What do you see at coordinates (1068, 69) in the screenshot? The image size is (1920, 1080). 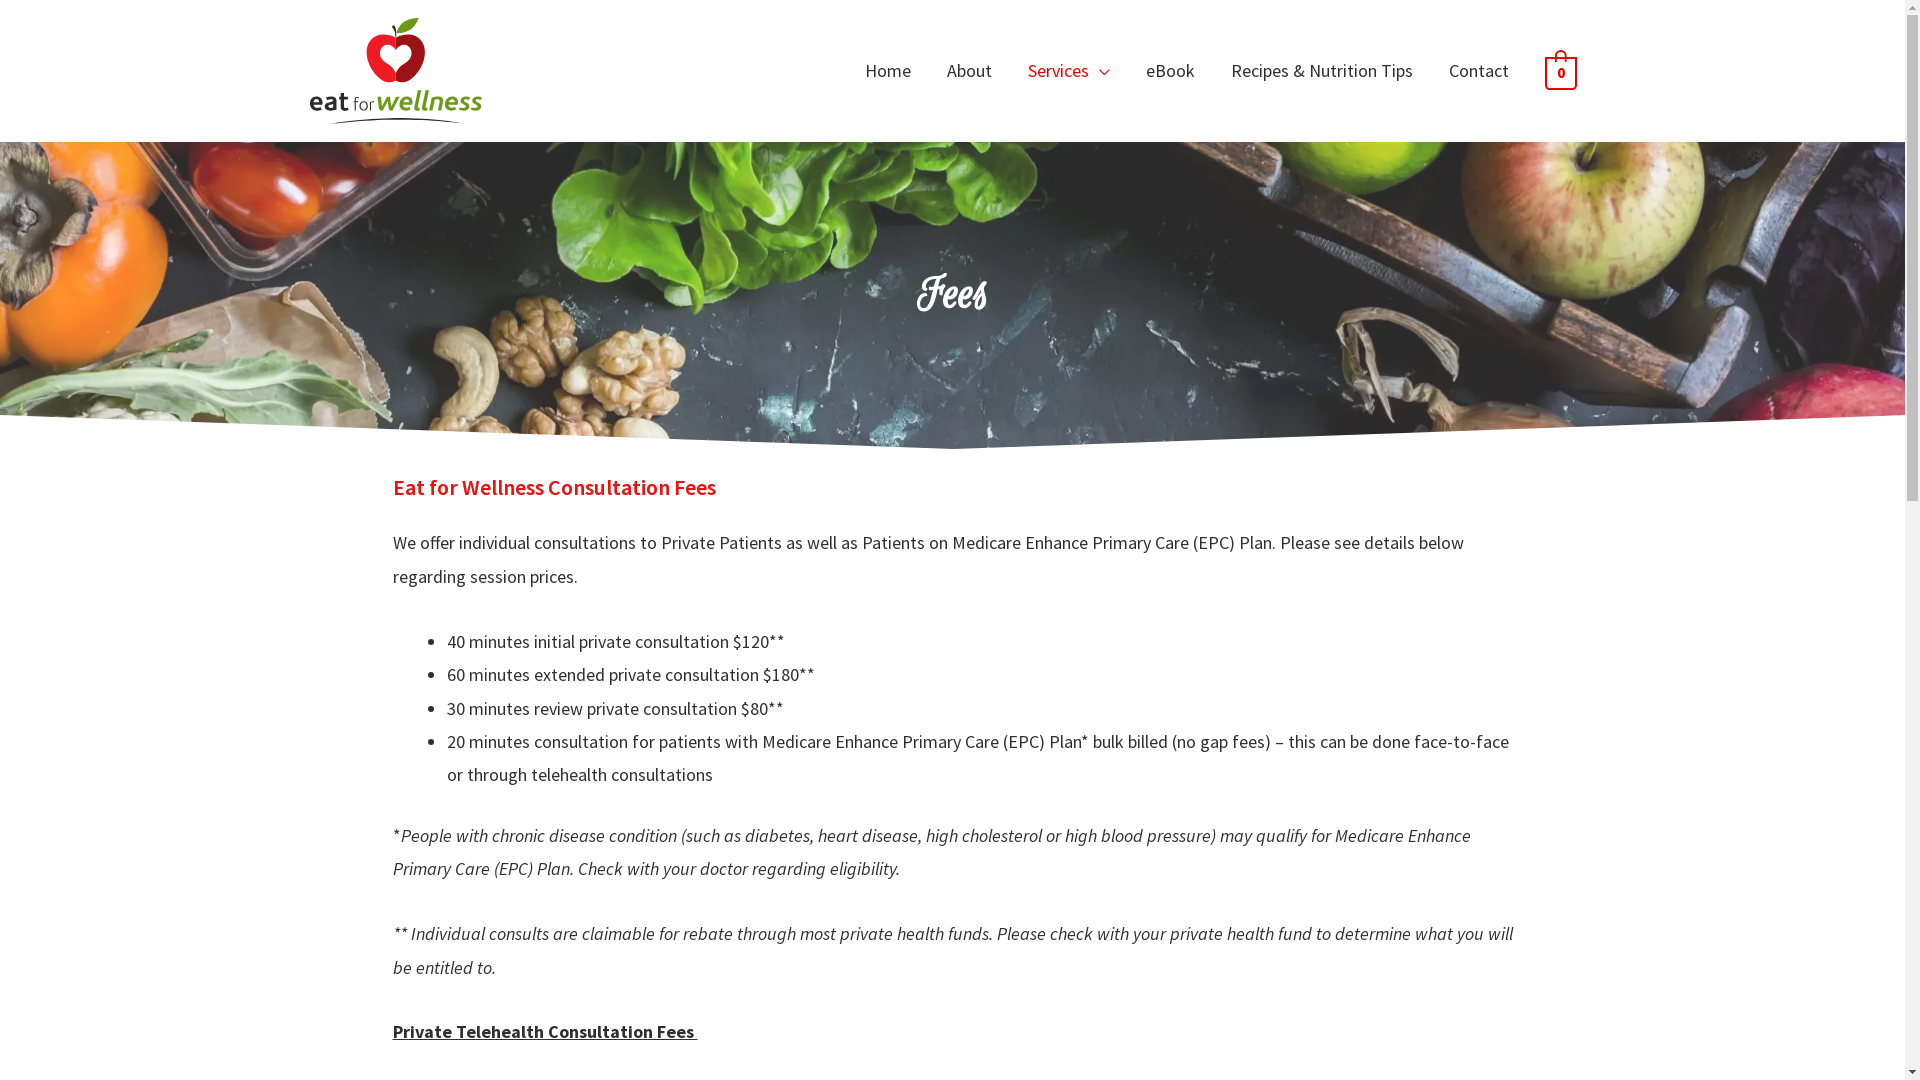 I see `'Services'` at bounding box center [1068, 69].